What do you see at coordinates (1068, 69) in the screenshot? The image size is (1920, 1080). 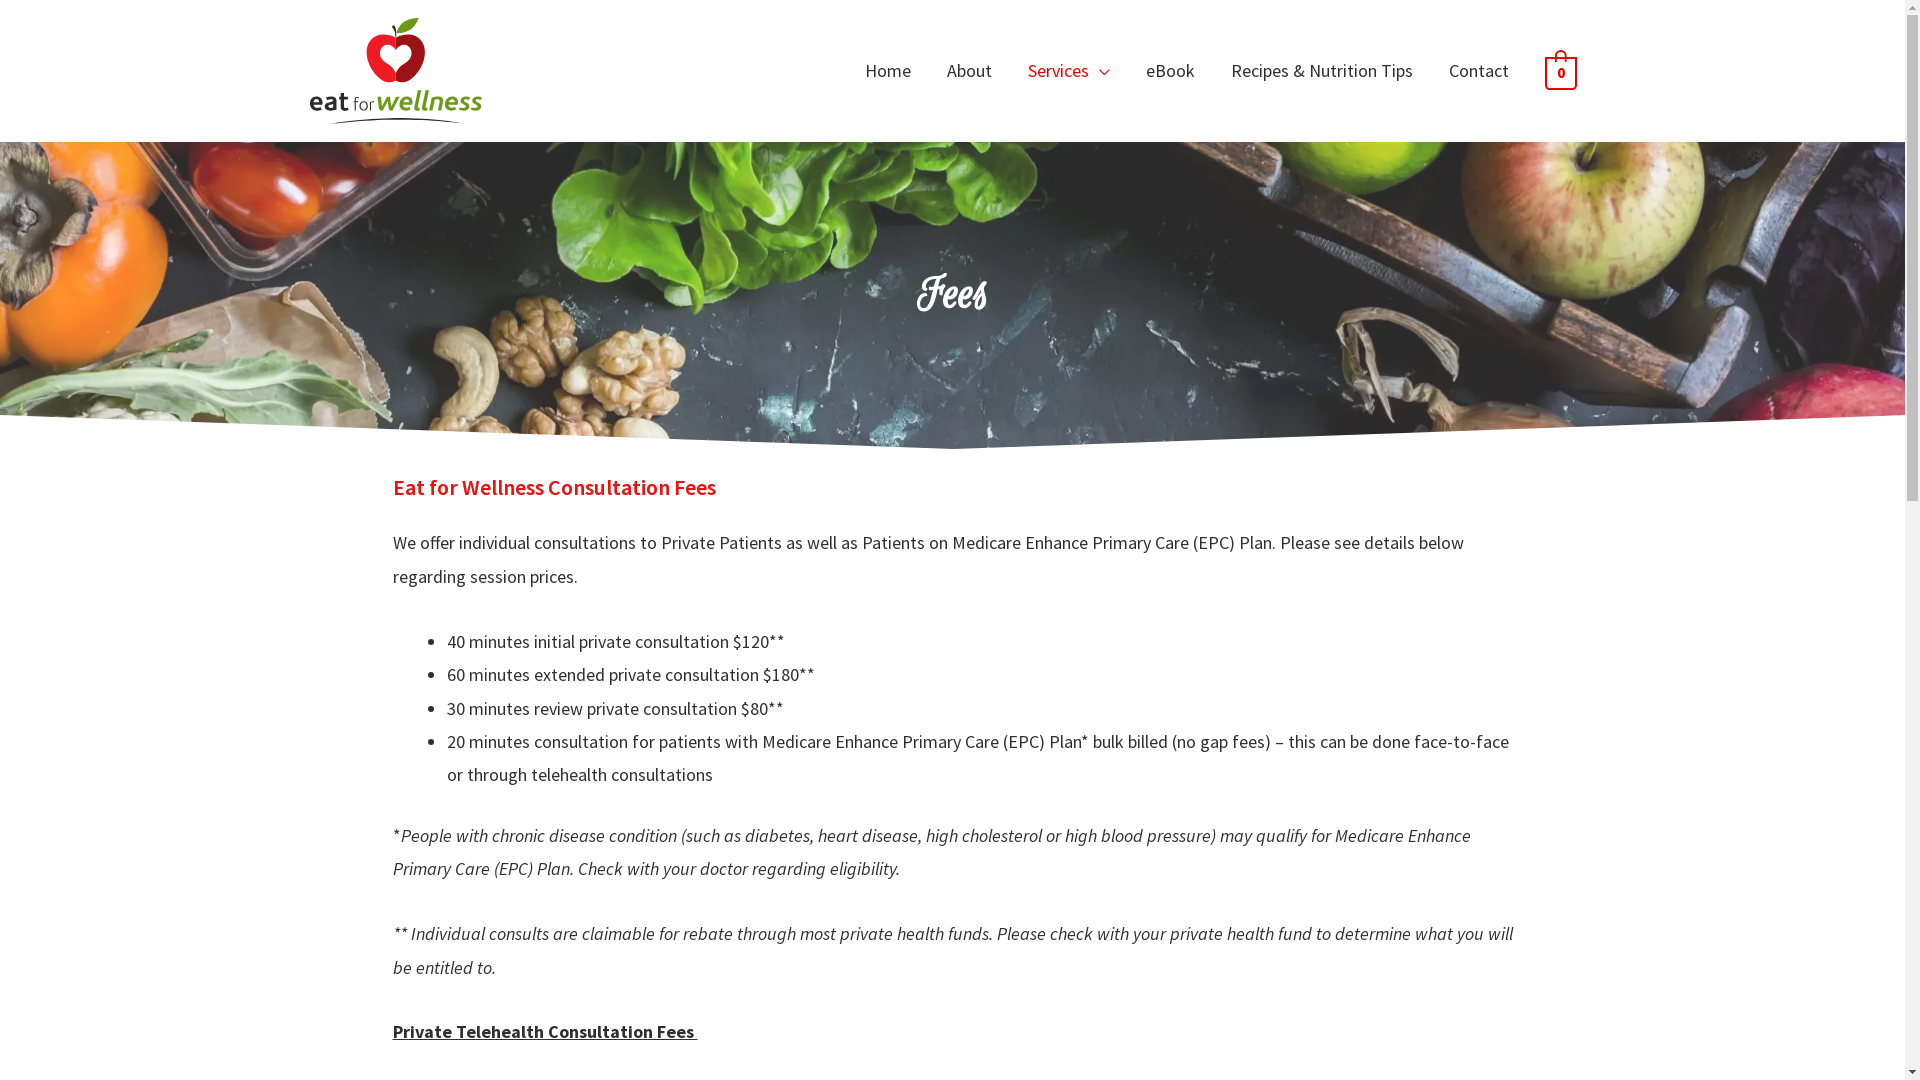 I see `'Services'` at bounding box center [1068, 69].